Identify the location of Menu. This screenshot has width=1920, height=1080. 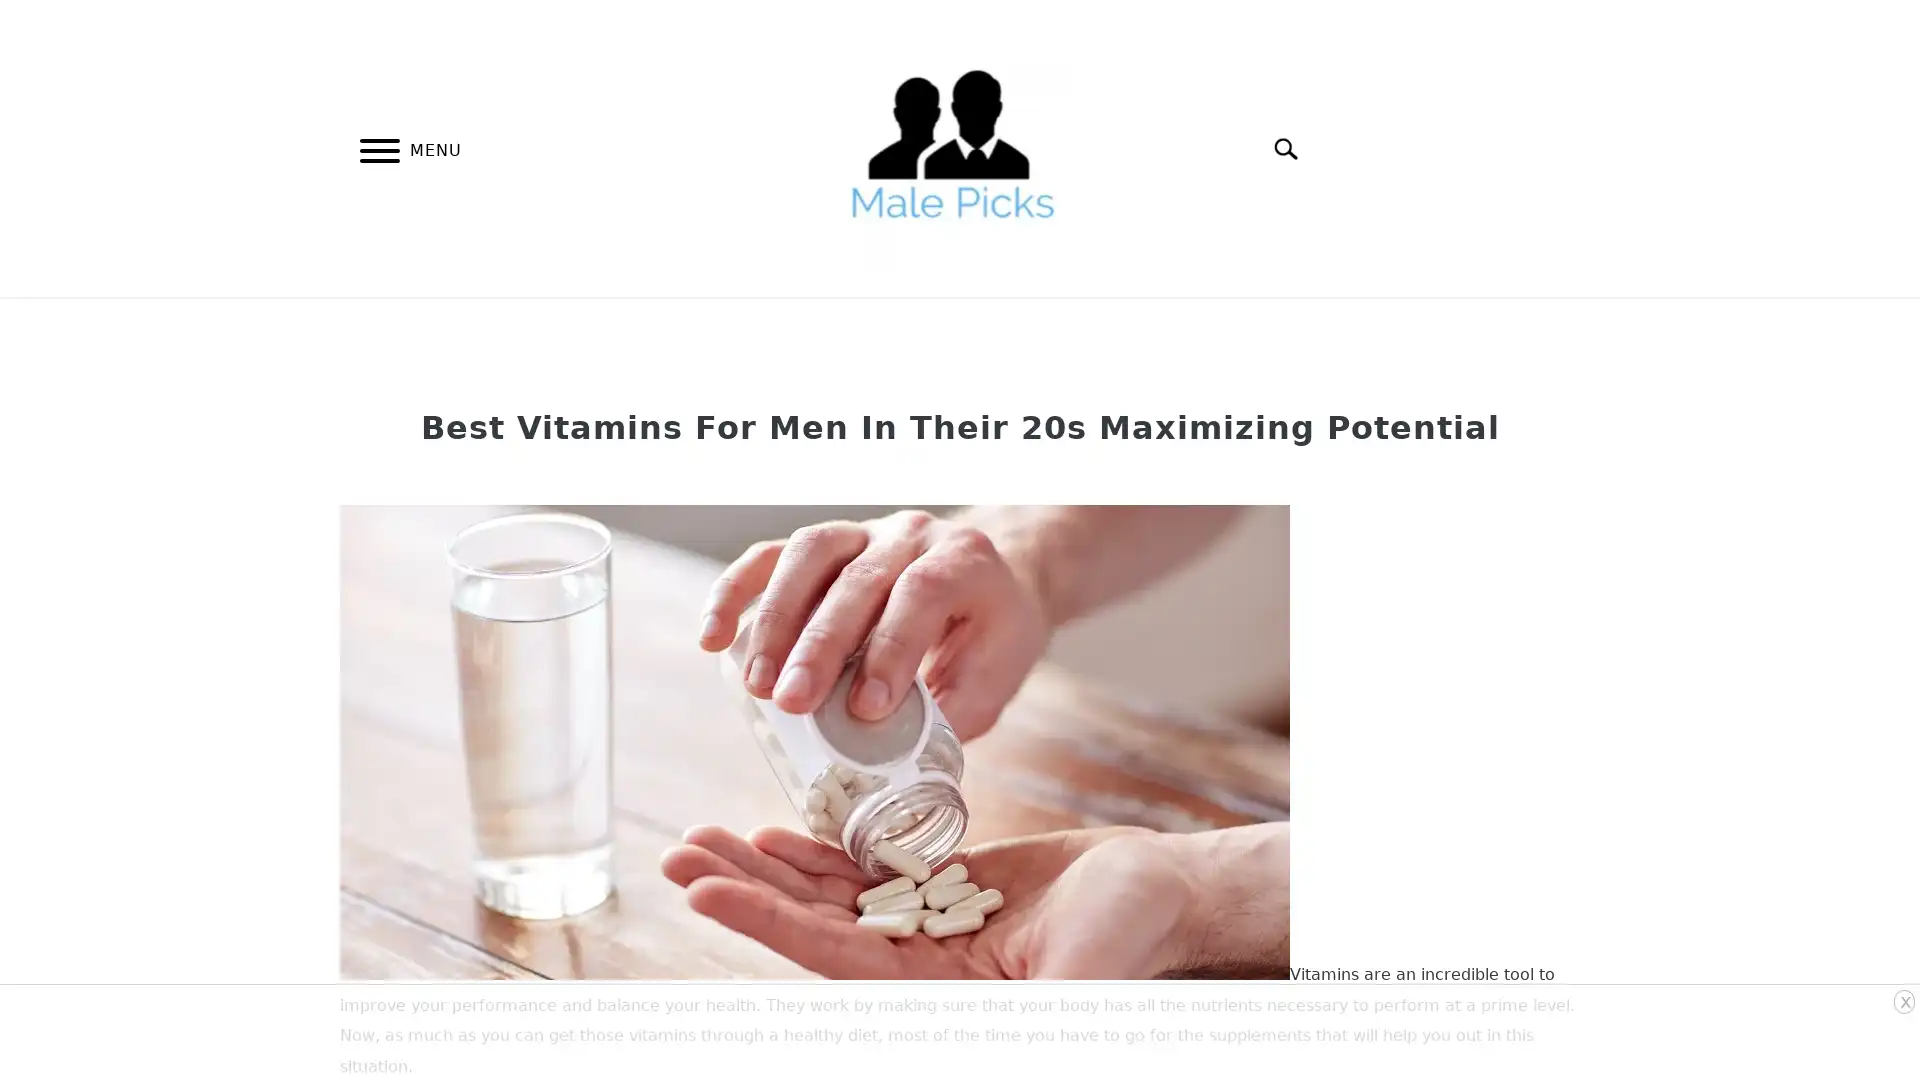
(379, 152).